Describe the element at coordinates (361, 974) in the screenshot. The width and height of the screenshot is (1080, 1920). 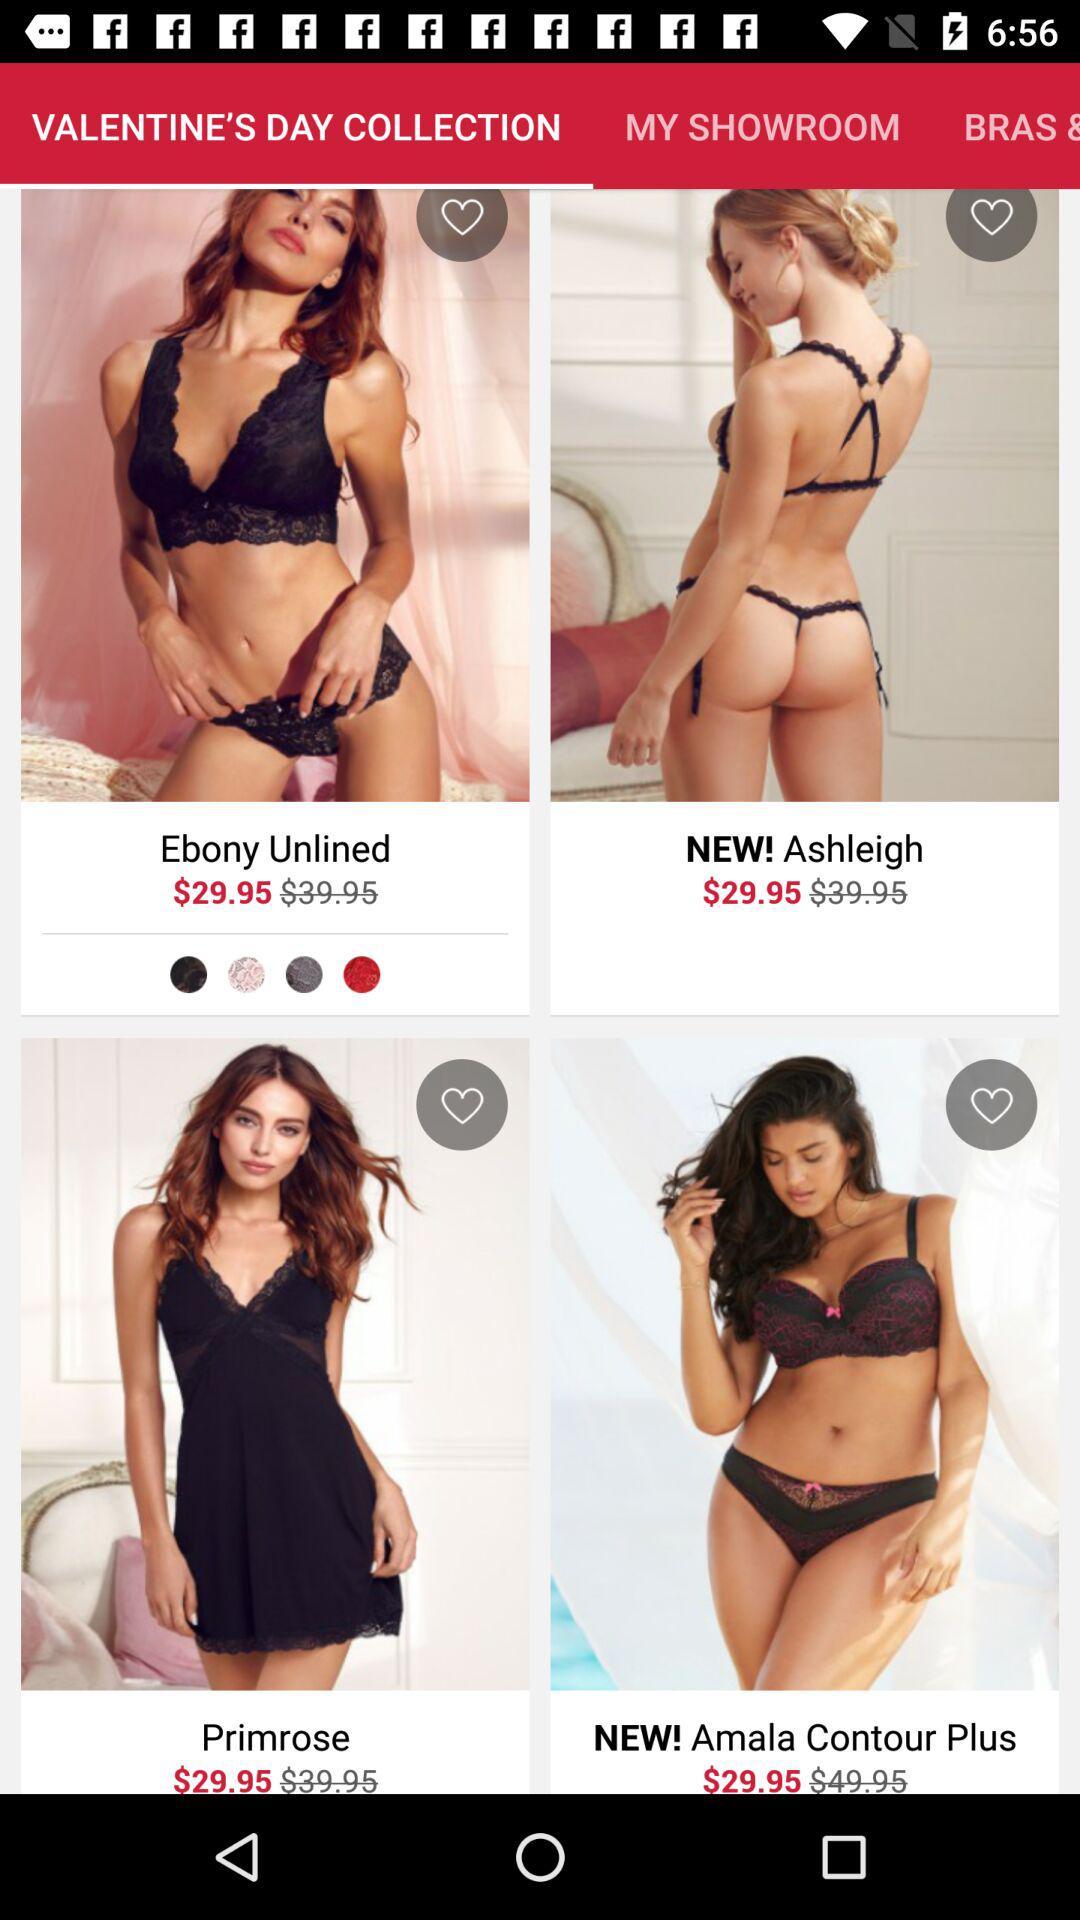
I see `loading option` at that location.